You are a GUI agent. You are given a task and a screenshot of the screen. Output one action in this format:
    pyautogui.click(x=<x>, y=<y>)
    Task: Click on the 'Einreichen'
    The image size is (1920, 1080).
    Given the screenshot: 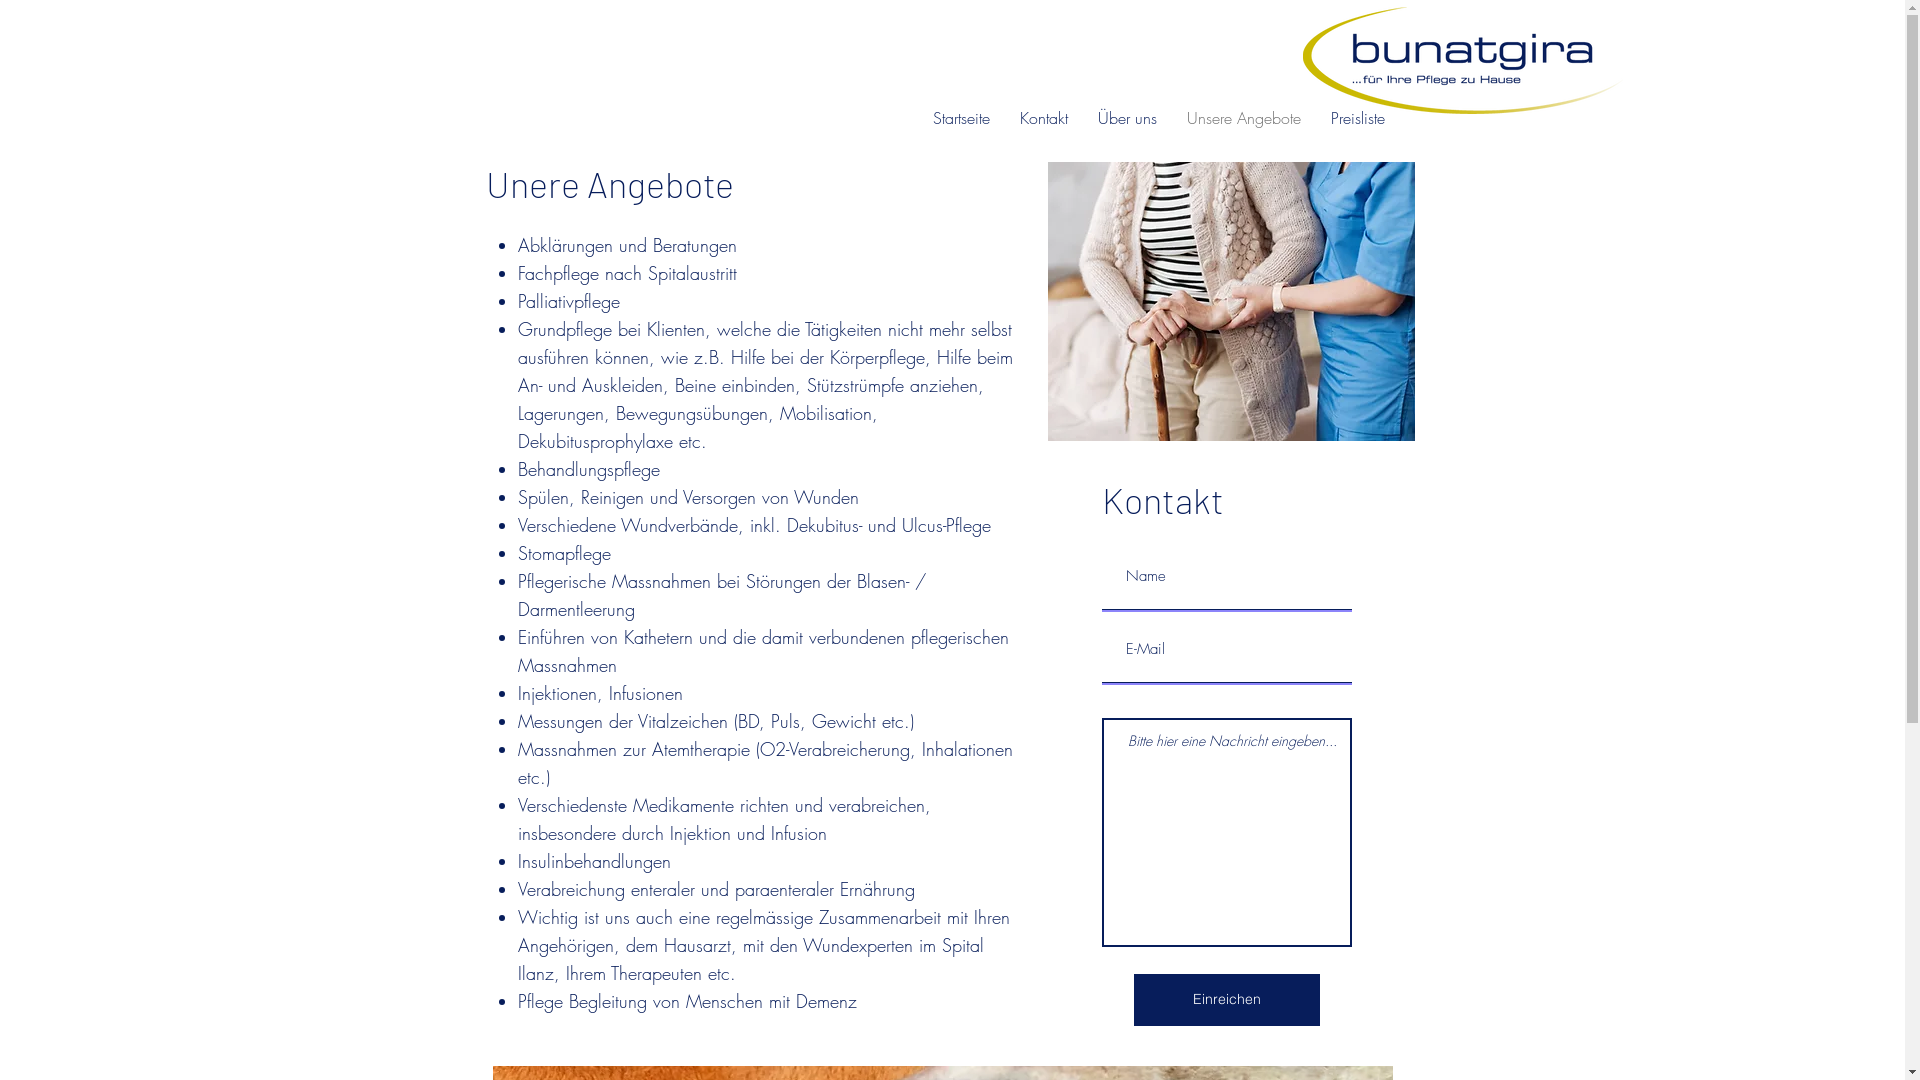 What is the action you would take?
    pyautogui.click(x=1226, y=999)
    